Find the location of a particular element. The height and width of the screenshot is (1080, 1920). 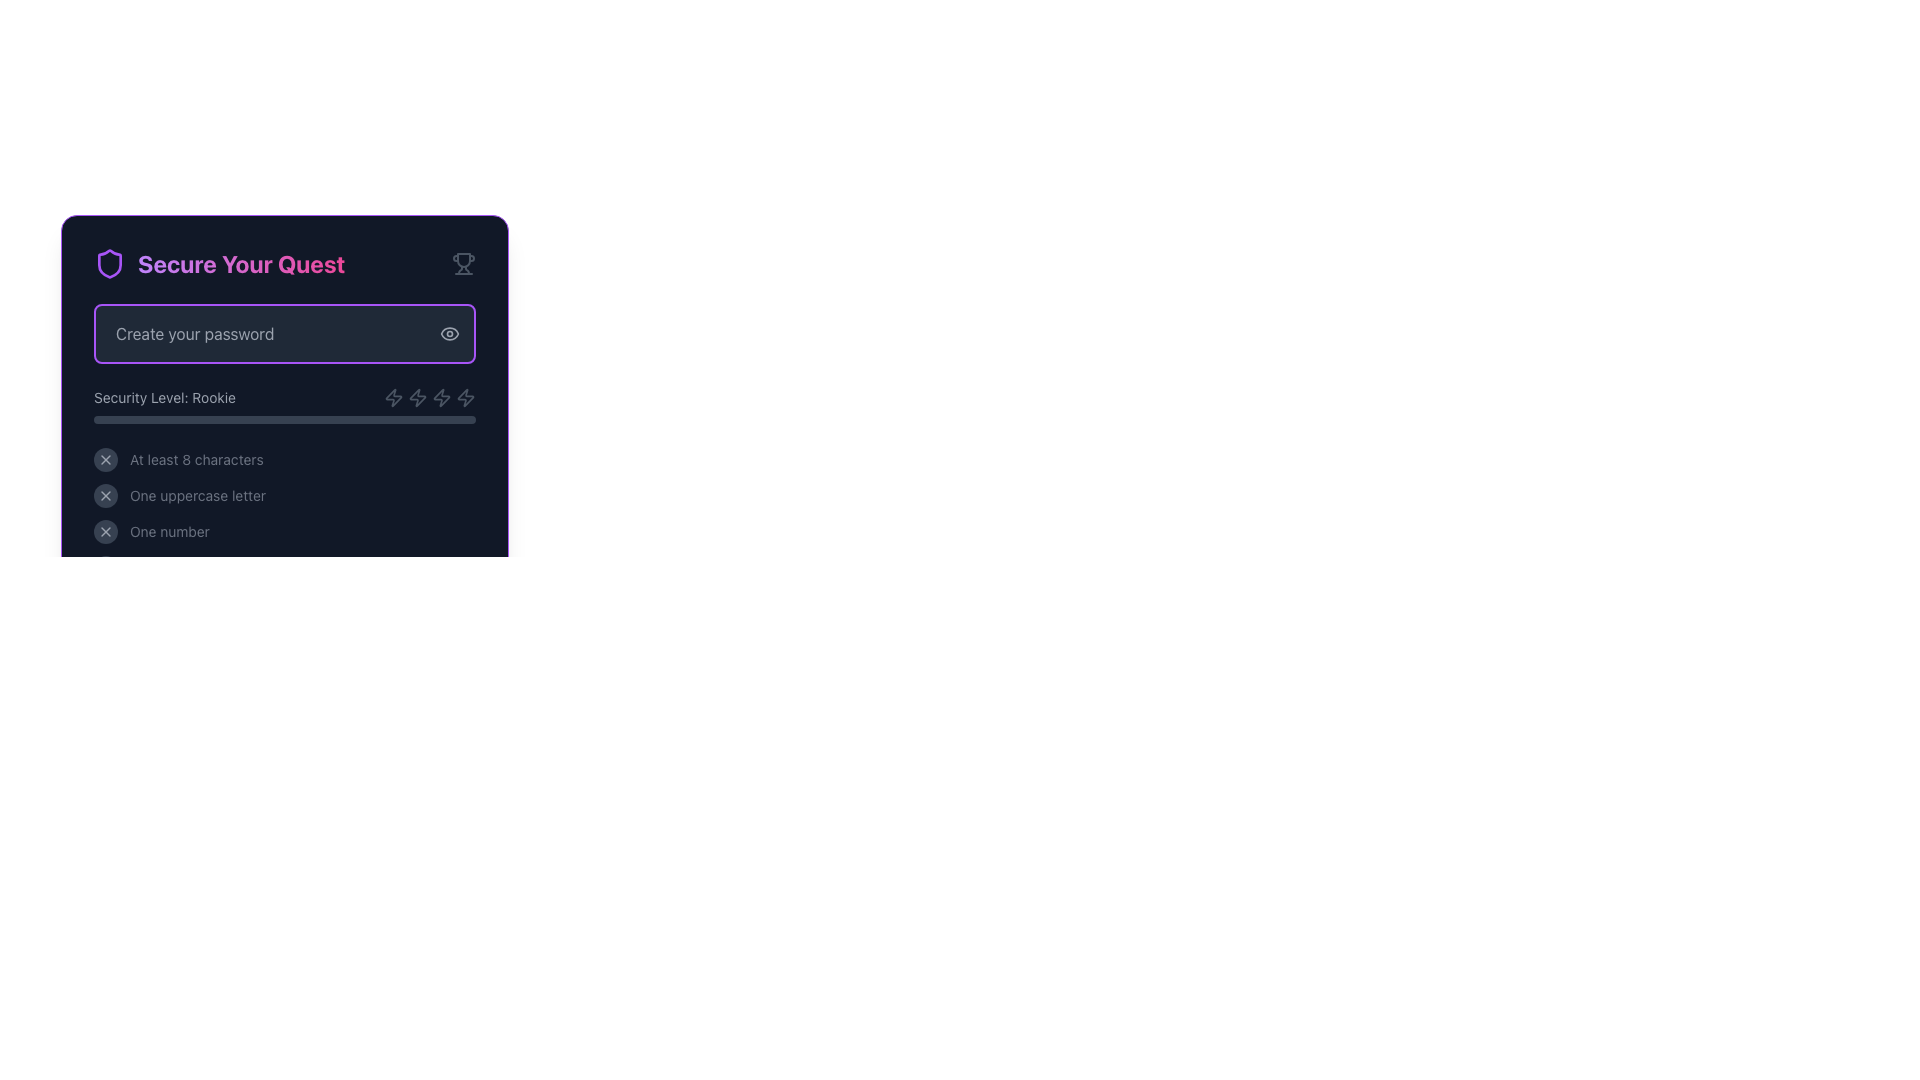

the 'Security Level: Rookie' text label is located at coordinates (283, 405).